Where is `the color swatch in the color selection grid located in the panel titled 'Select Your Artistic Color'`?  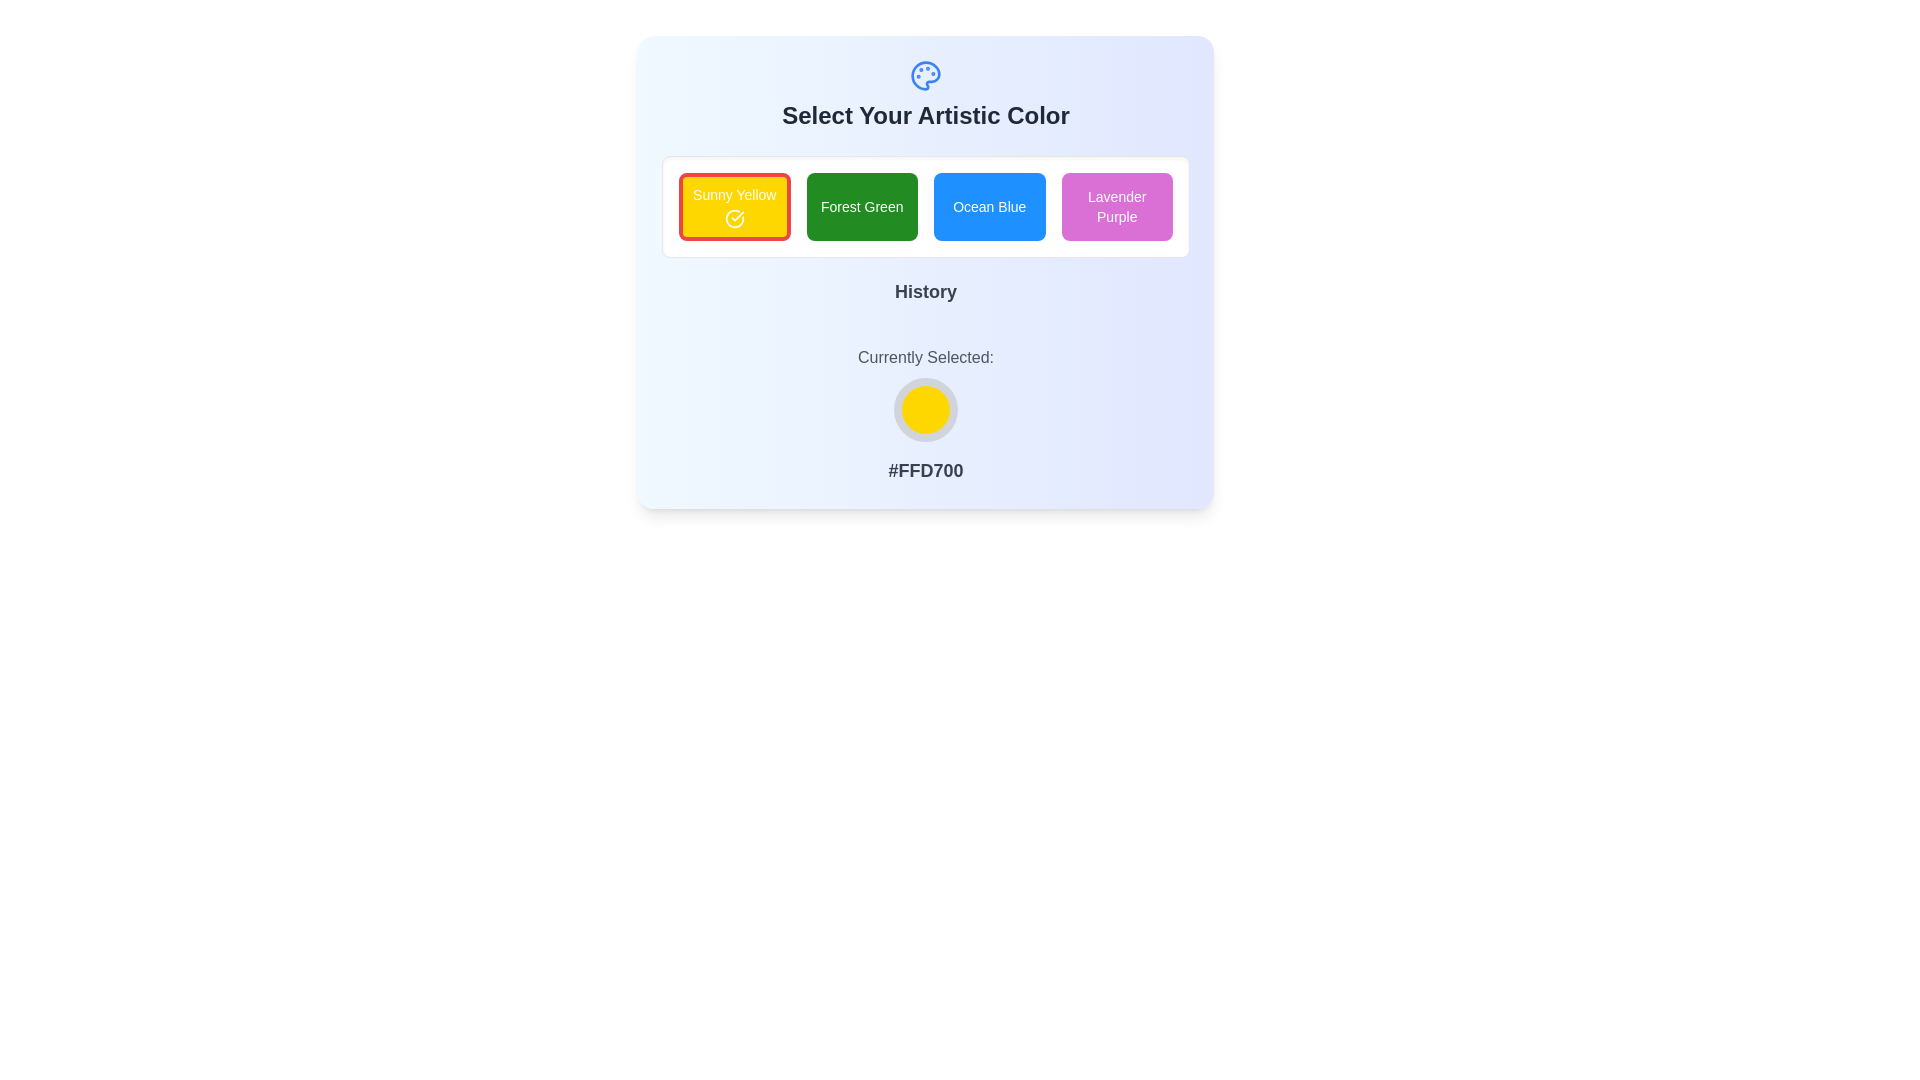
the color swatch in the color selection grid located in the panel titled 'Select Your Artistic Color' is located at coordinates (925, 207).